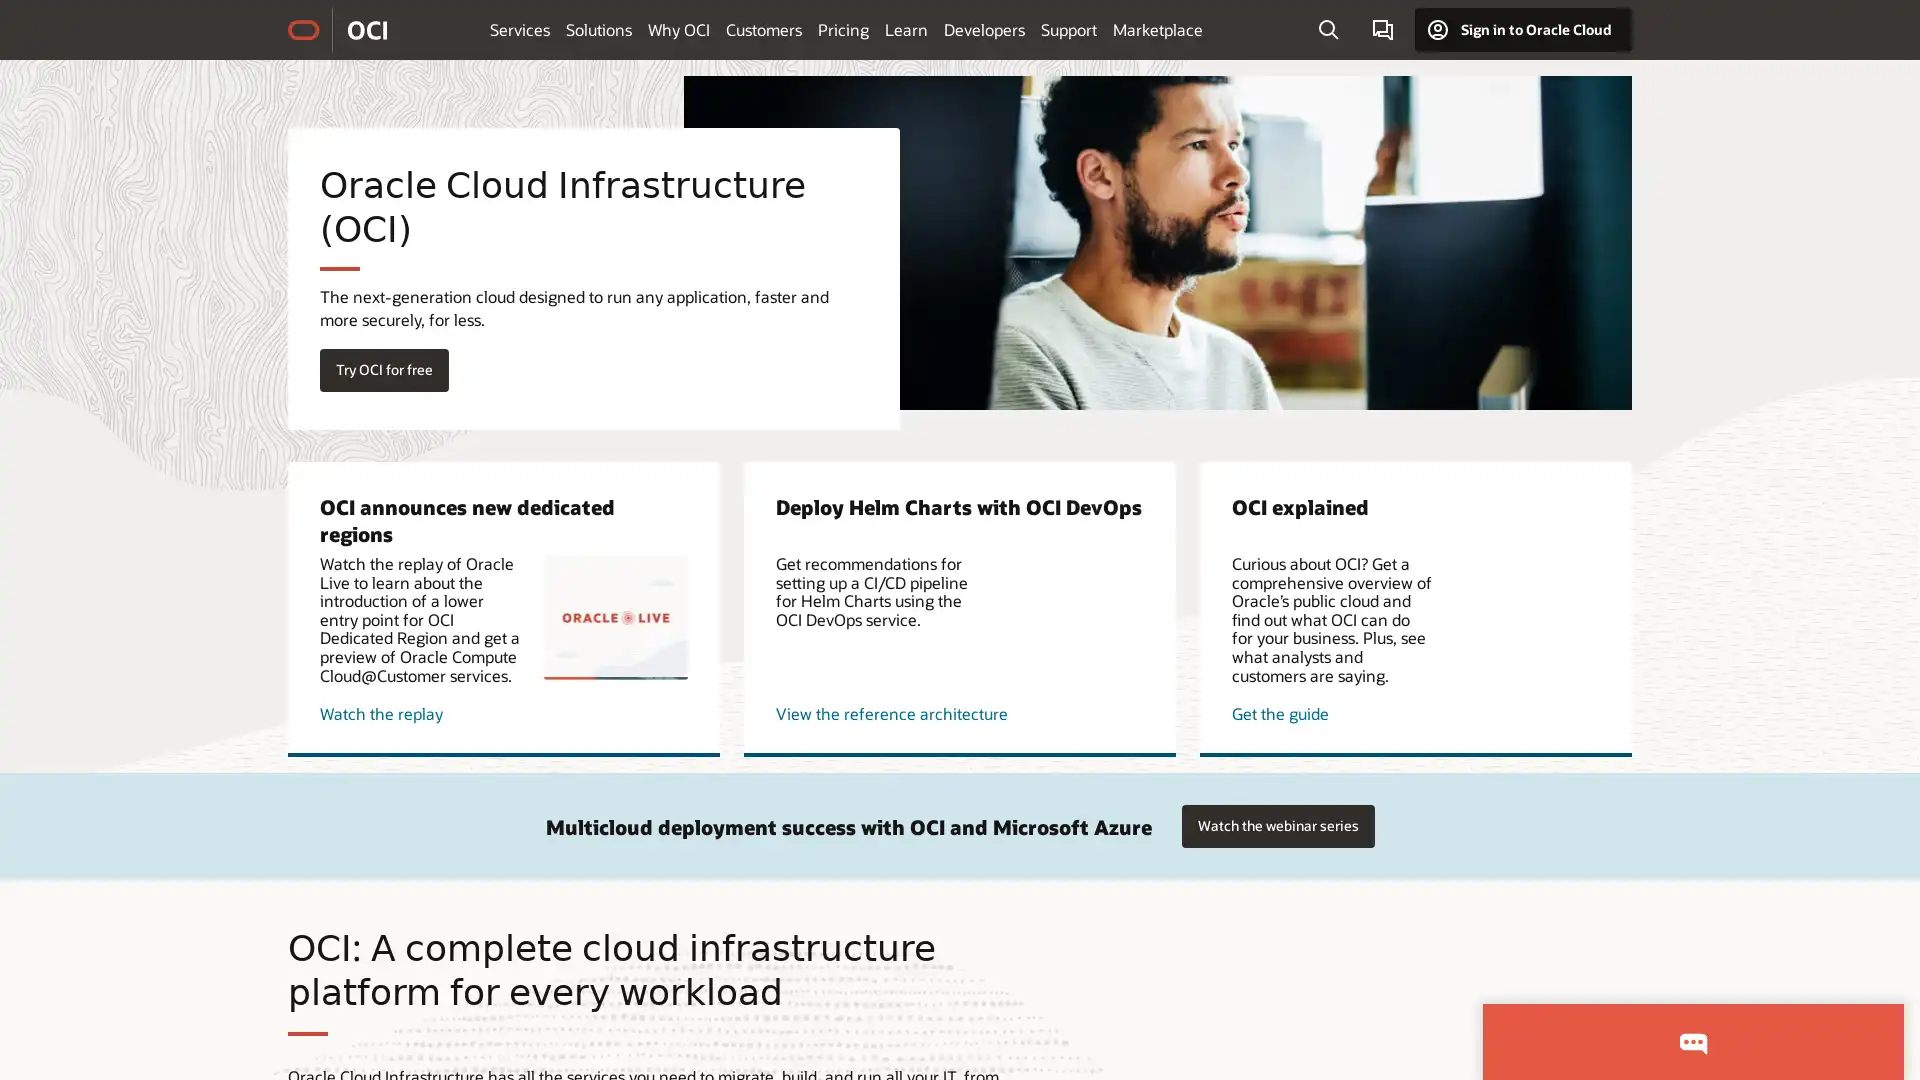 This screenshot has width=1920, height=1080. I want to click on Services, so click(519, 29).